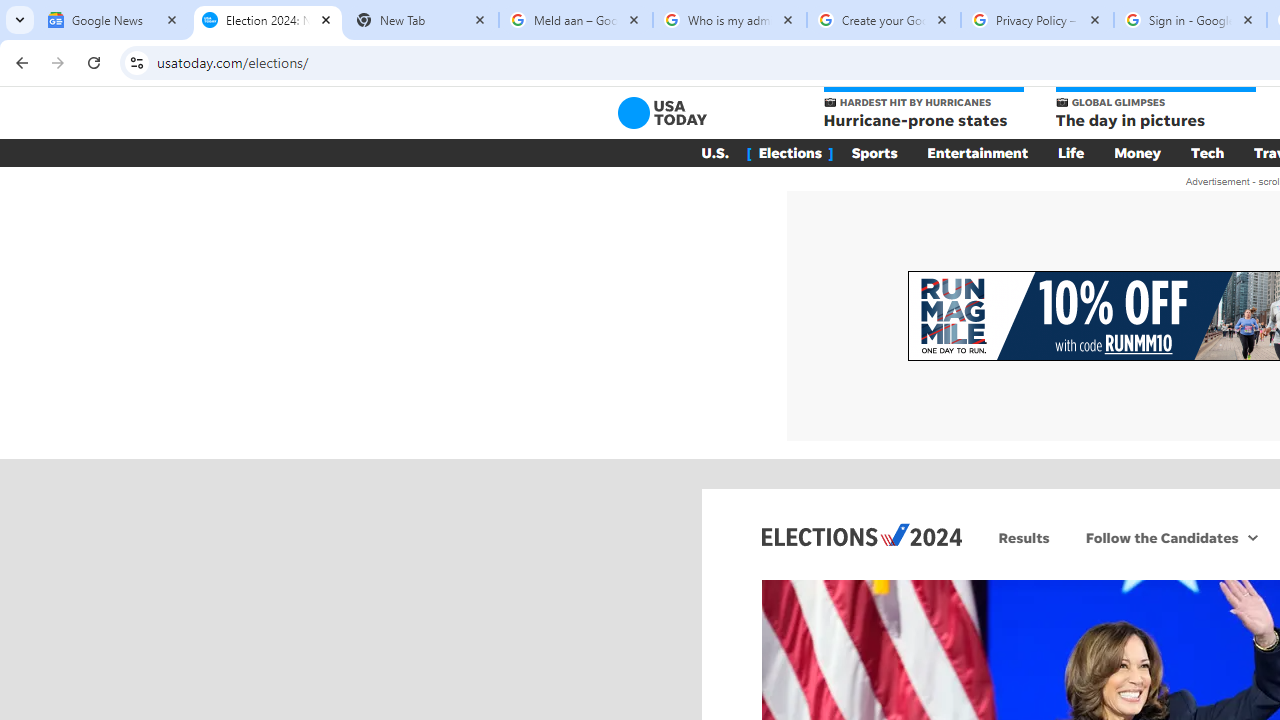  What do you see at coordinates (729, 20) in the screenshot?
I see `'Who is my administrator? - Google Account Help'` at bounding box center [729, 20].